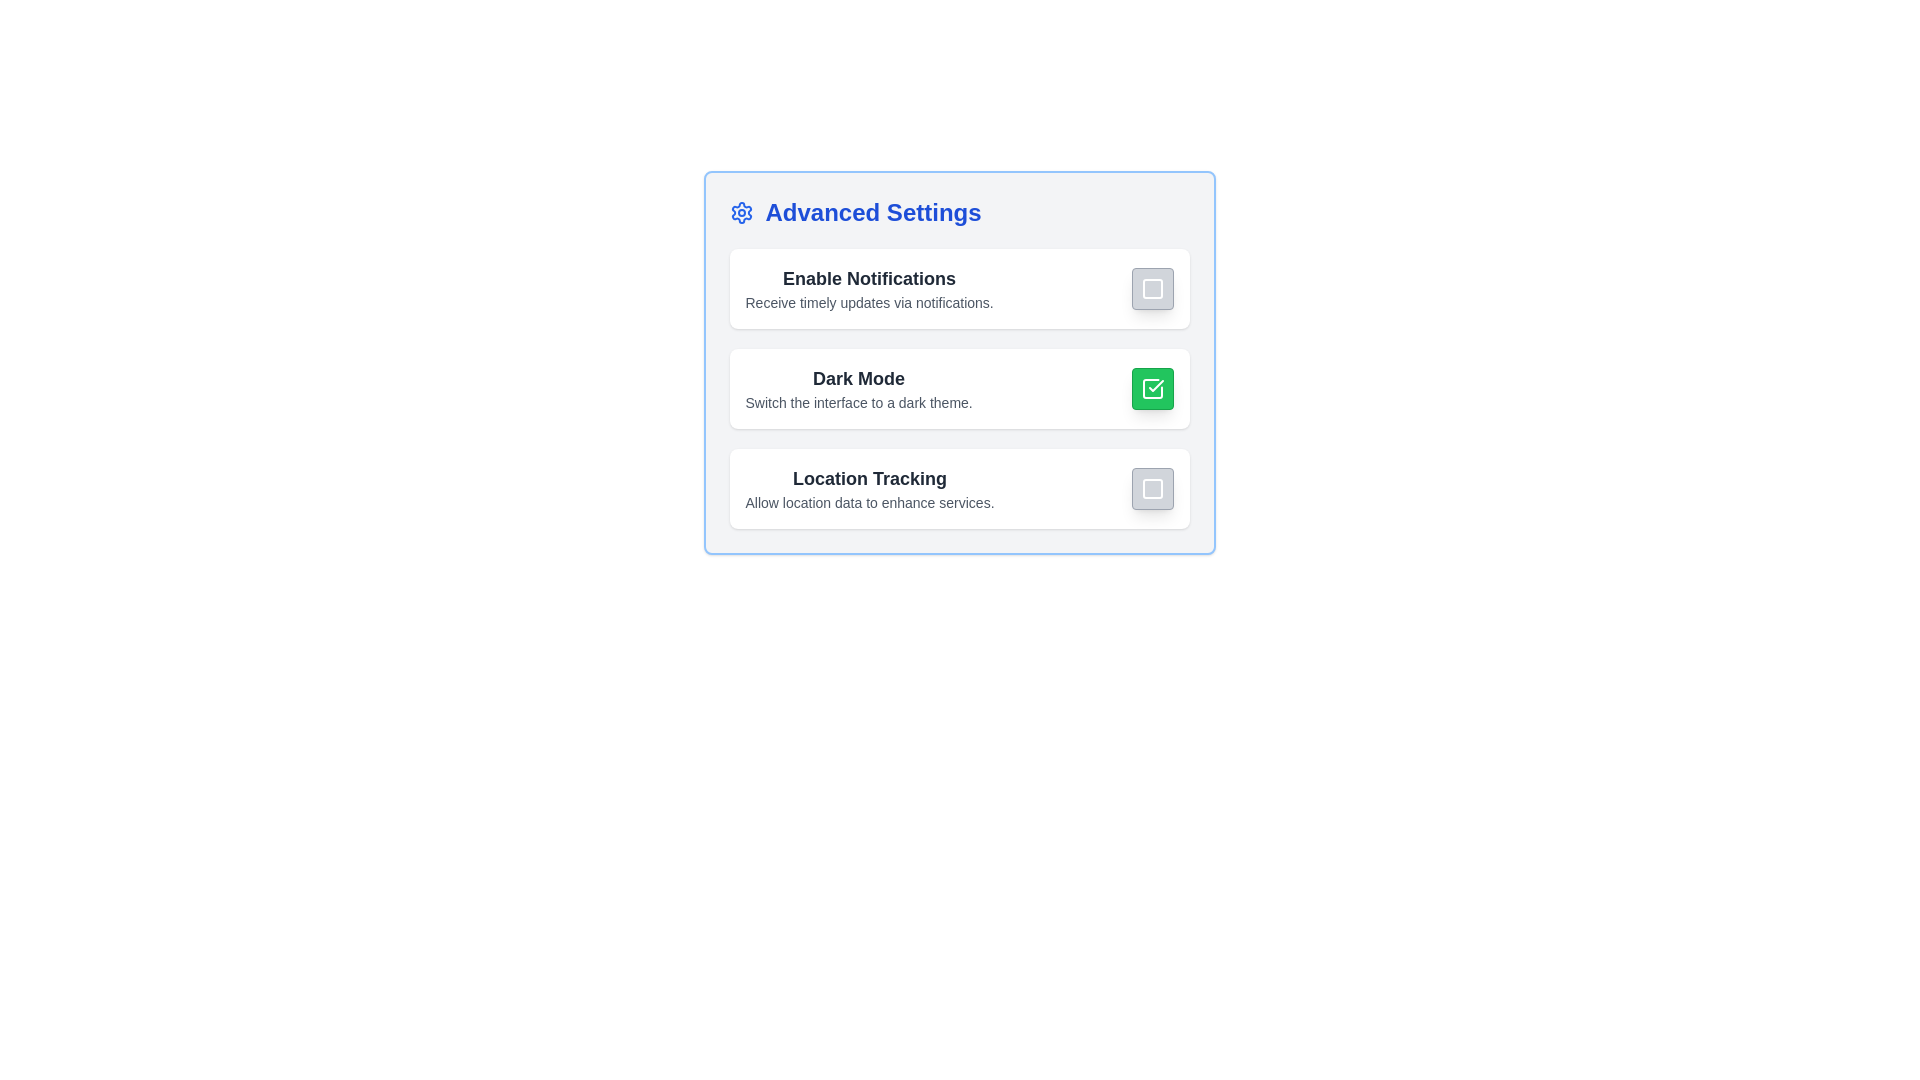 The width and height of the screenshot is (1920, 1080). What do you see at coordinates (1152, 289) in the screenshot?
I see `the graphical icon located in the top-right corner of the first row of the settings list, adjacent to the 'Enable Notifications' label` at bounding box center [1152, 289].